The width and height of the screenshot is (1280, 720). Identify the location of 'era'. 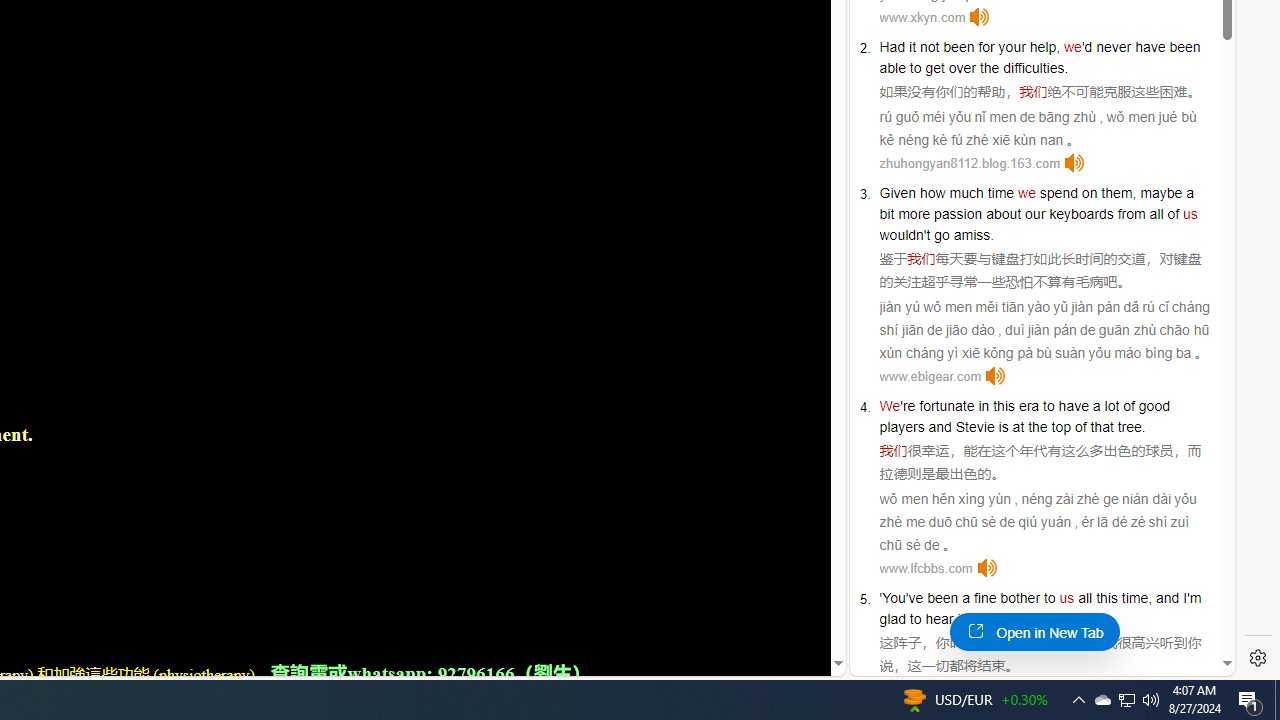
(1028, 405).